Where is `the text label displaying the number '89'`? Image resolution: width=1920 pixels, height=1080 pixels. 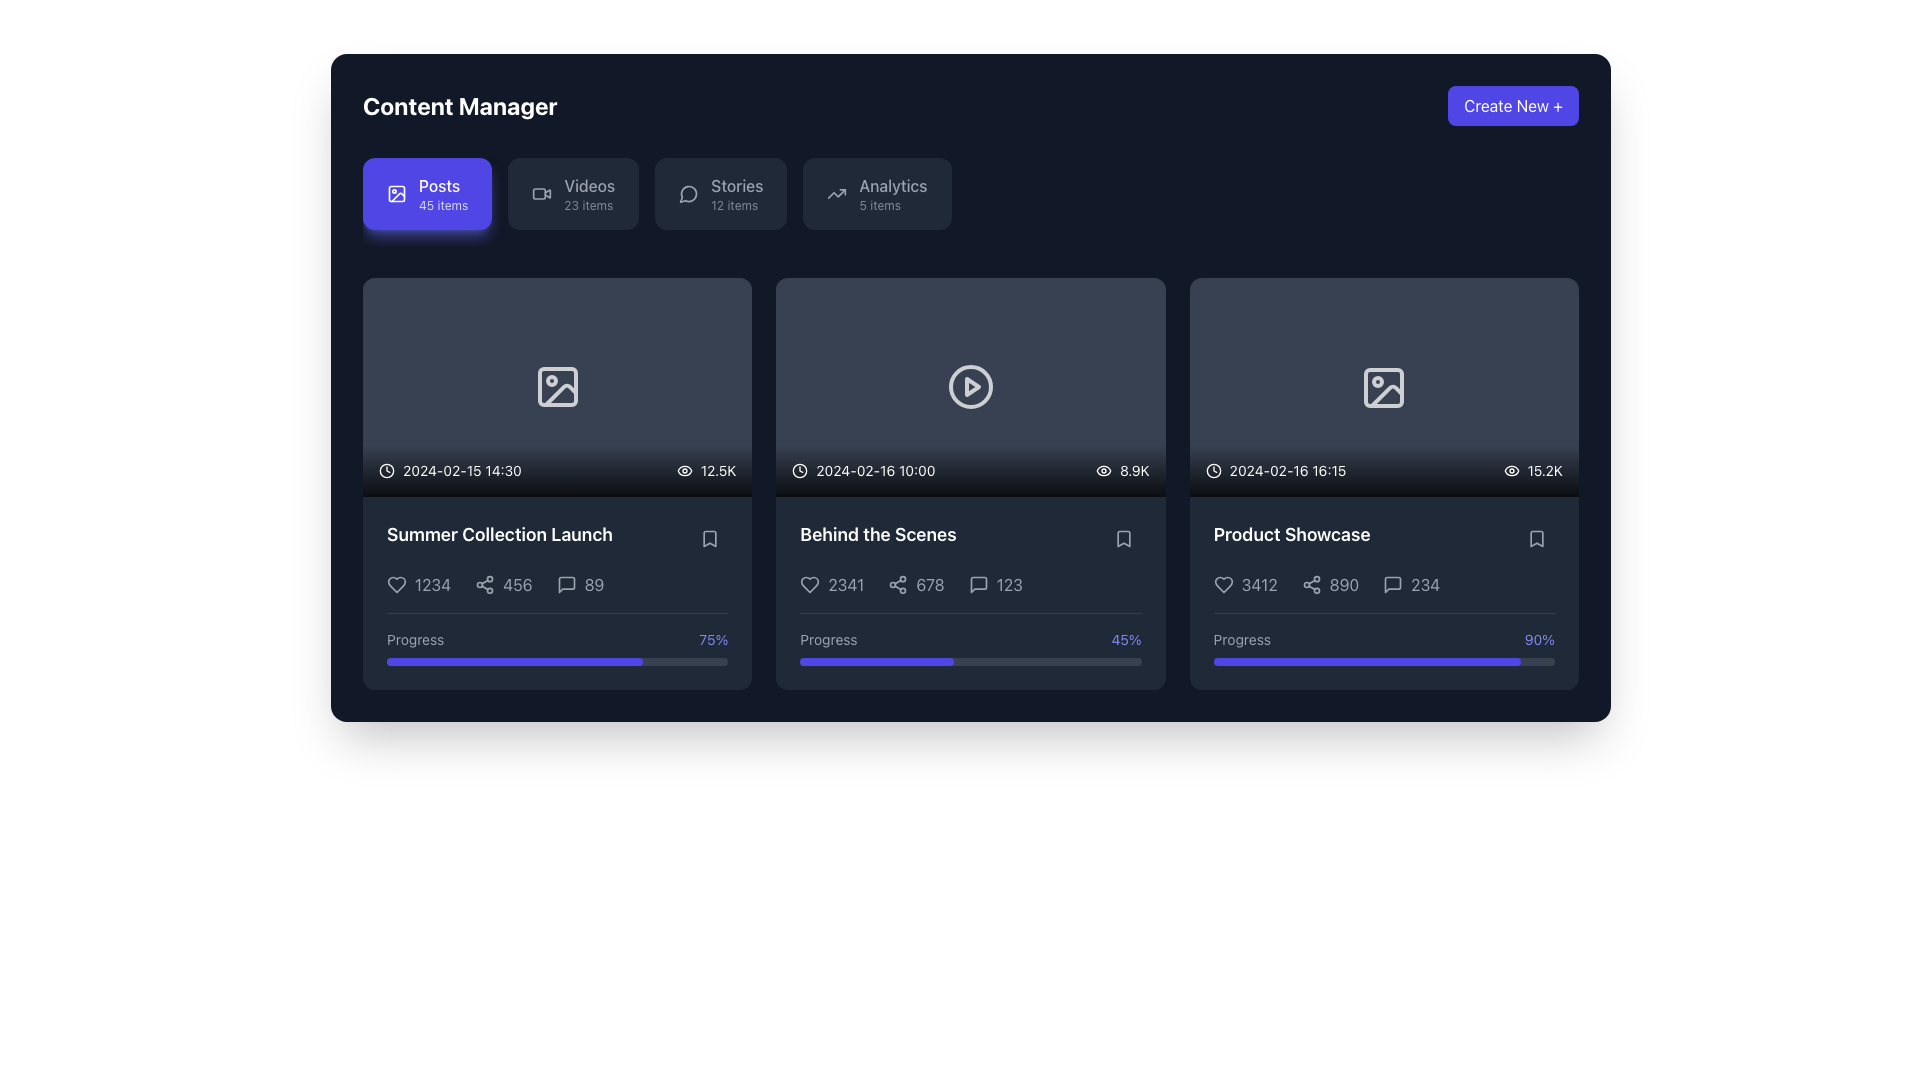 the text label displaying the number '89' is located at coordinates (593, 584).